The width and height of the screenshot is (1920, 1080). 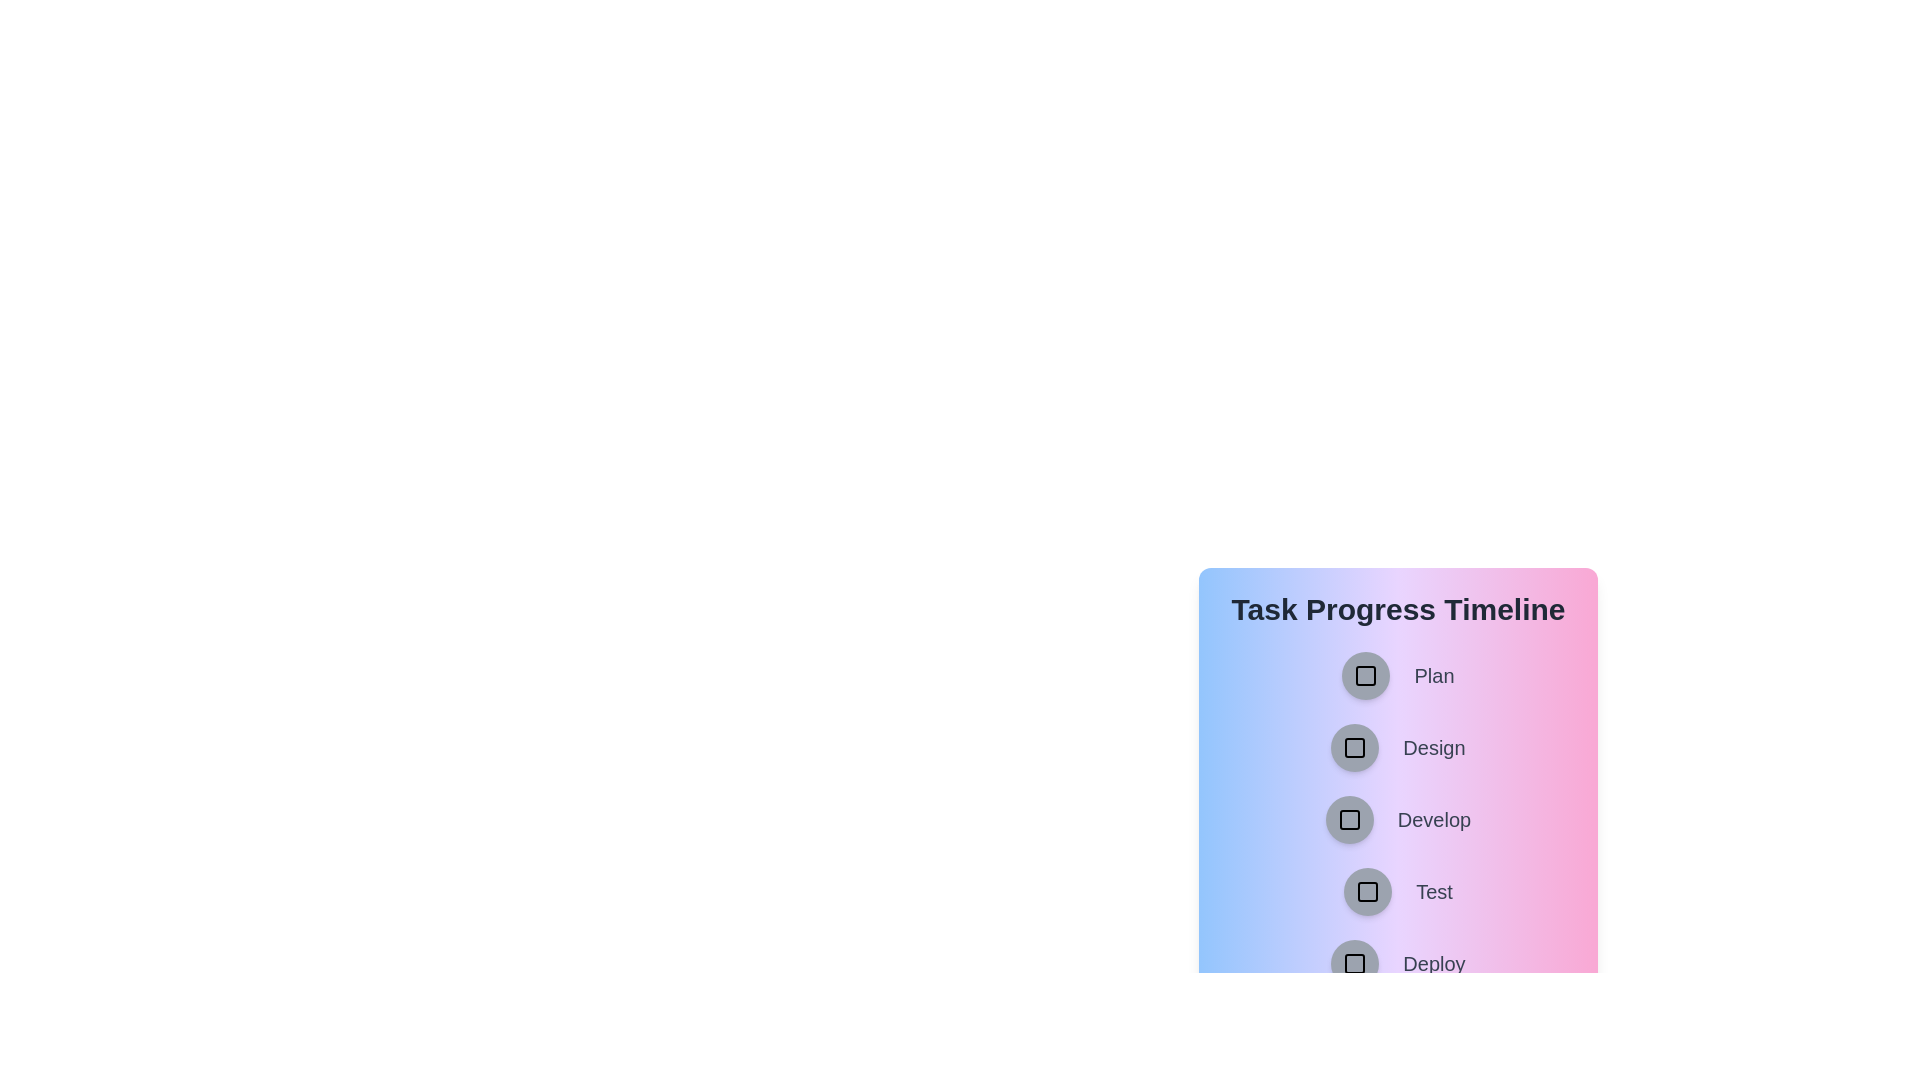 I want to click on the task name associated with the button labeled Plan, so click(x=1433, y=675).